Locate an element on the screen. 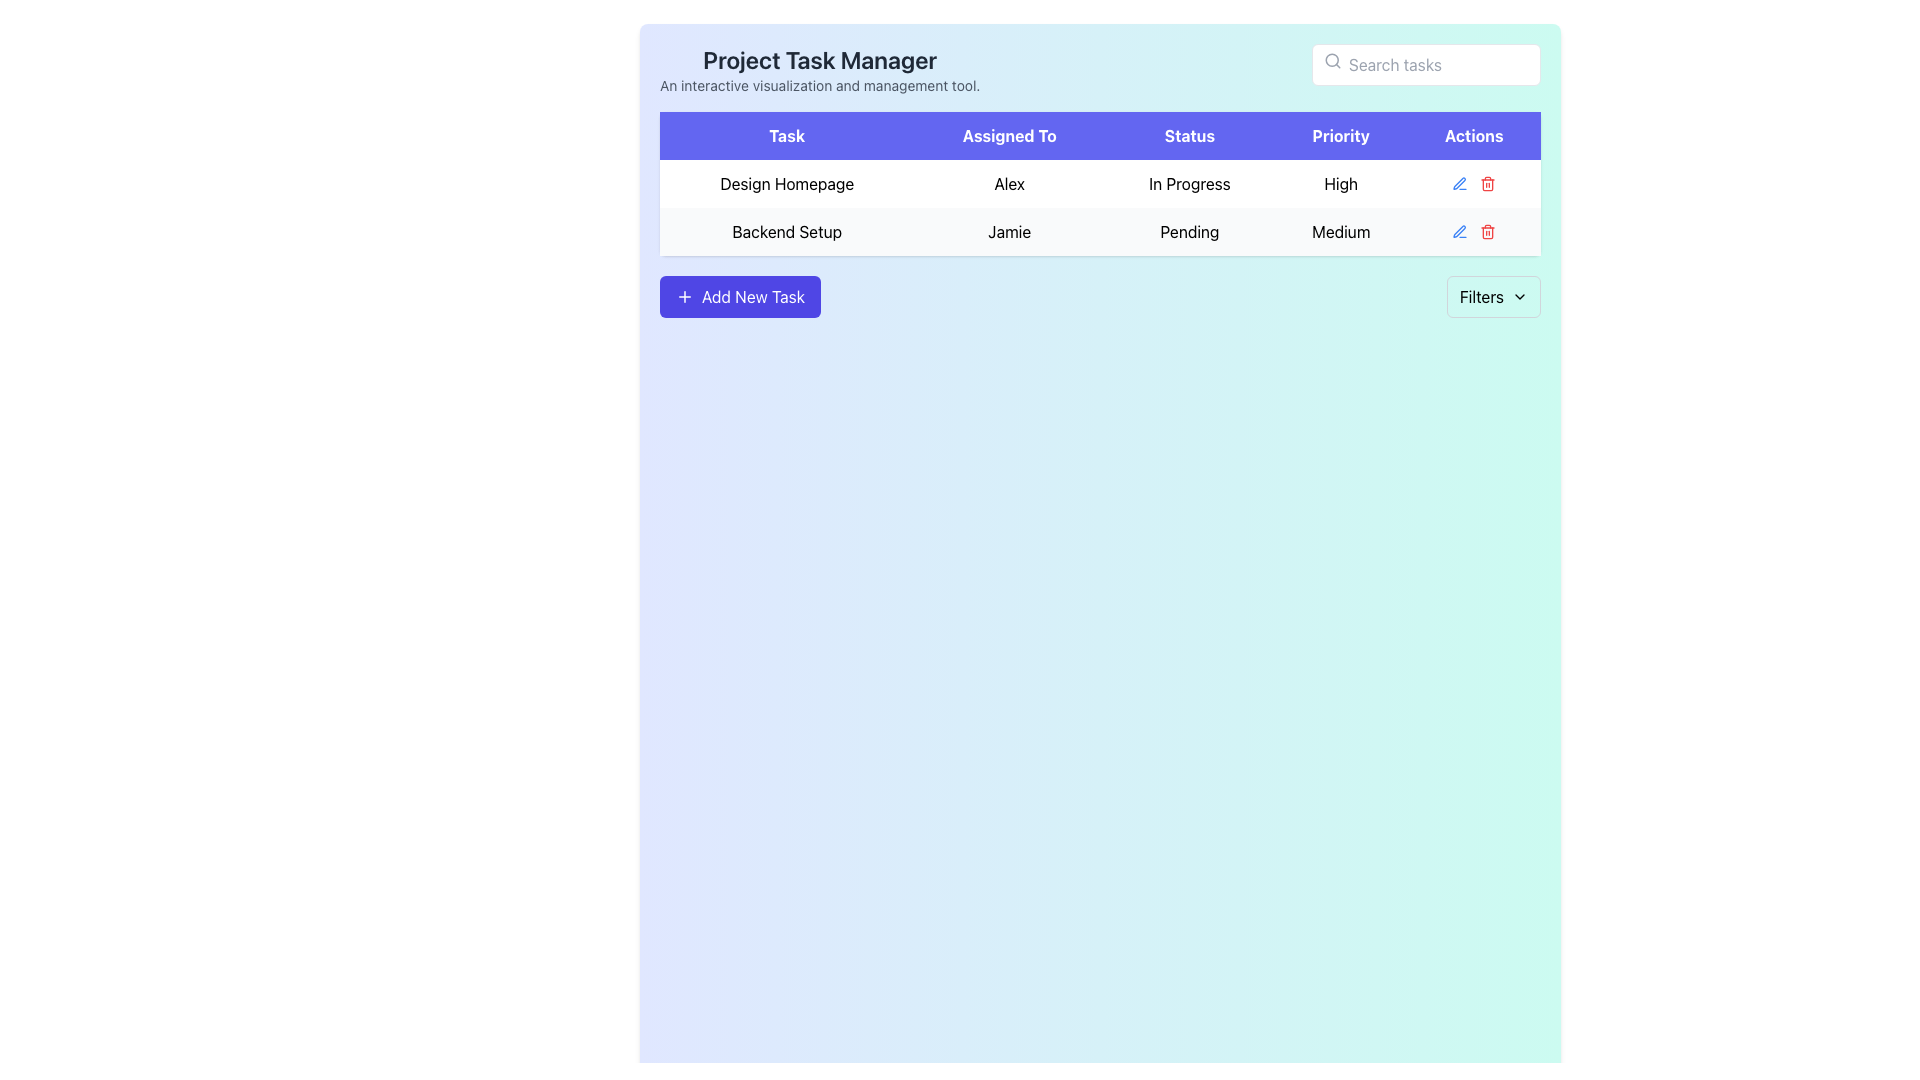 Image resolution: width=1920 pixels, height=1080 pixels. the 'Medium' priority level text label in the task row for 'Backend Setup' is located at coordinates (1340, 230).